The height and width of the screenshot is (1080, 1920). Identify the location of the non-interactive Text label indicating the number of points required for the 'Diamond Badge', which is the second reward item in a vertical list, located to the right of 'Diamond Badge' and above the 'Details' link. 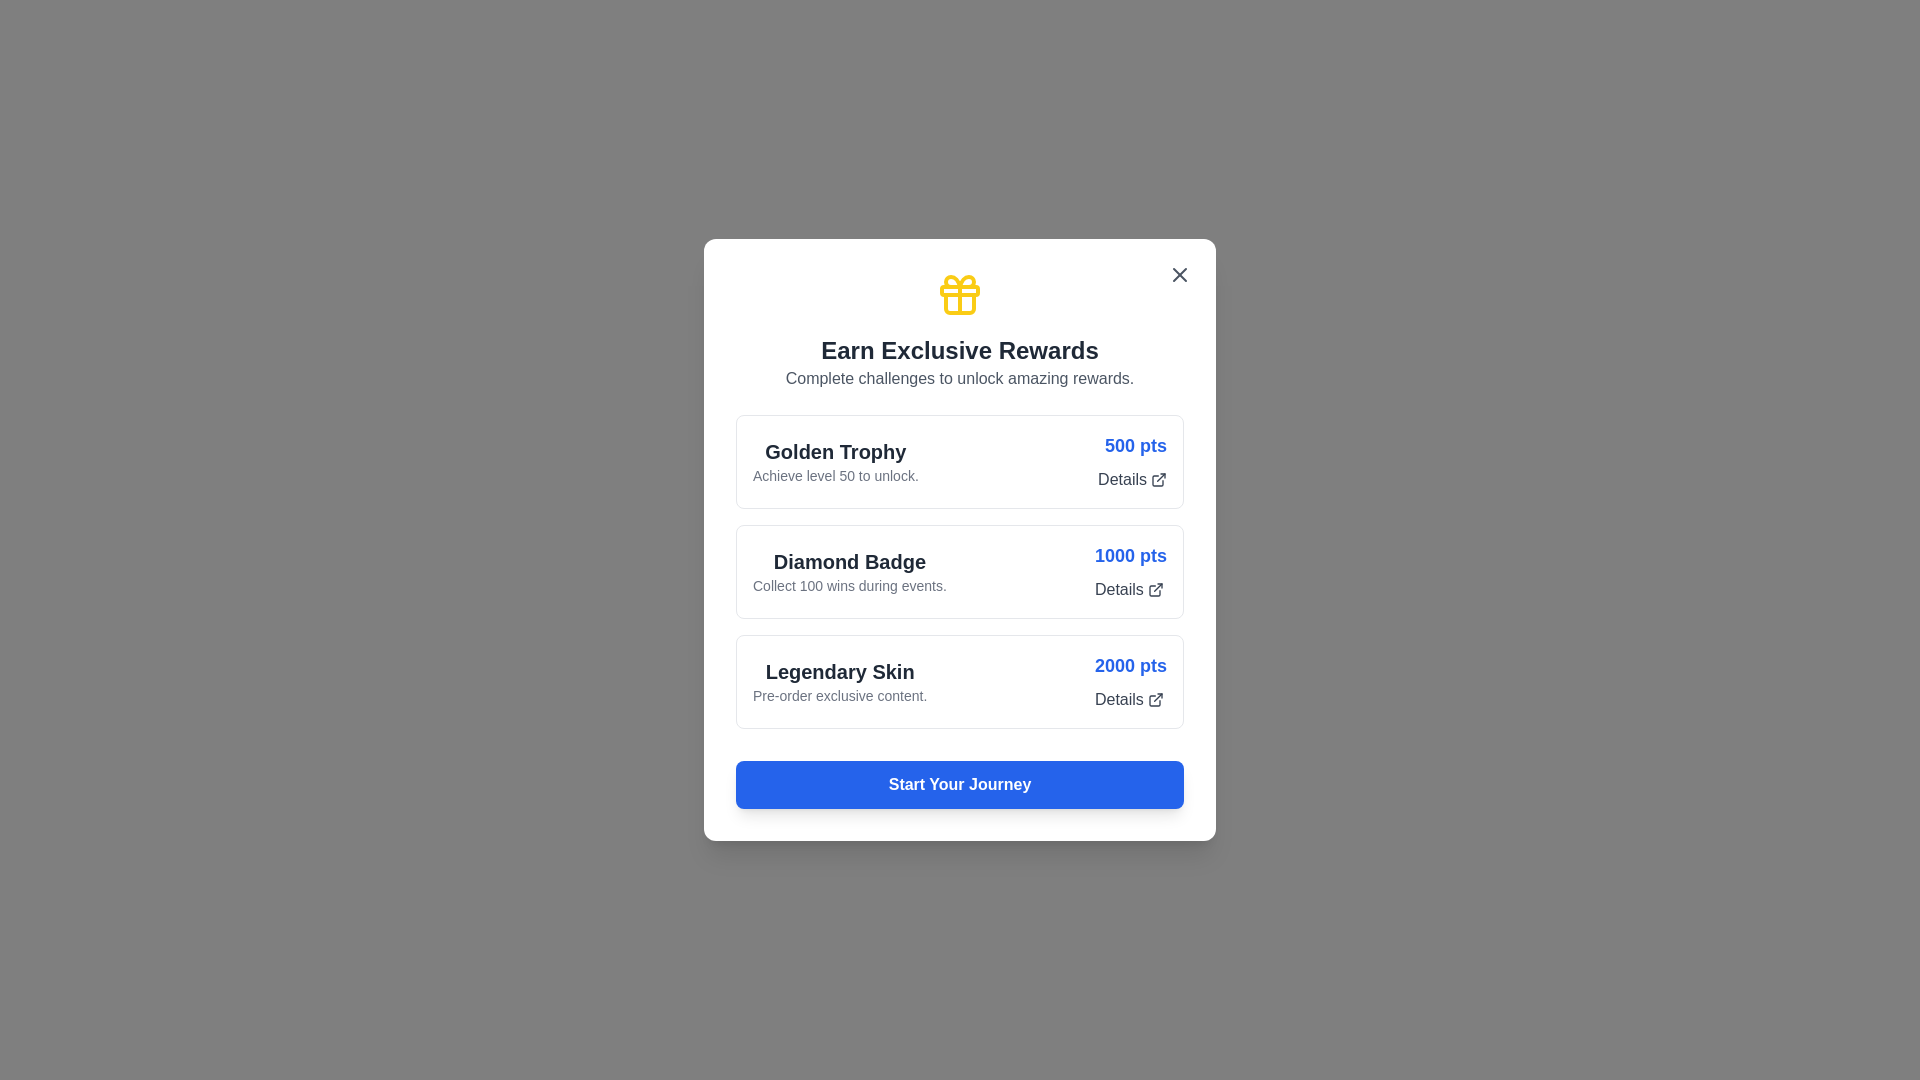
(1131, 555).